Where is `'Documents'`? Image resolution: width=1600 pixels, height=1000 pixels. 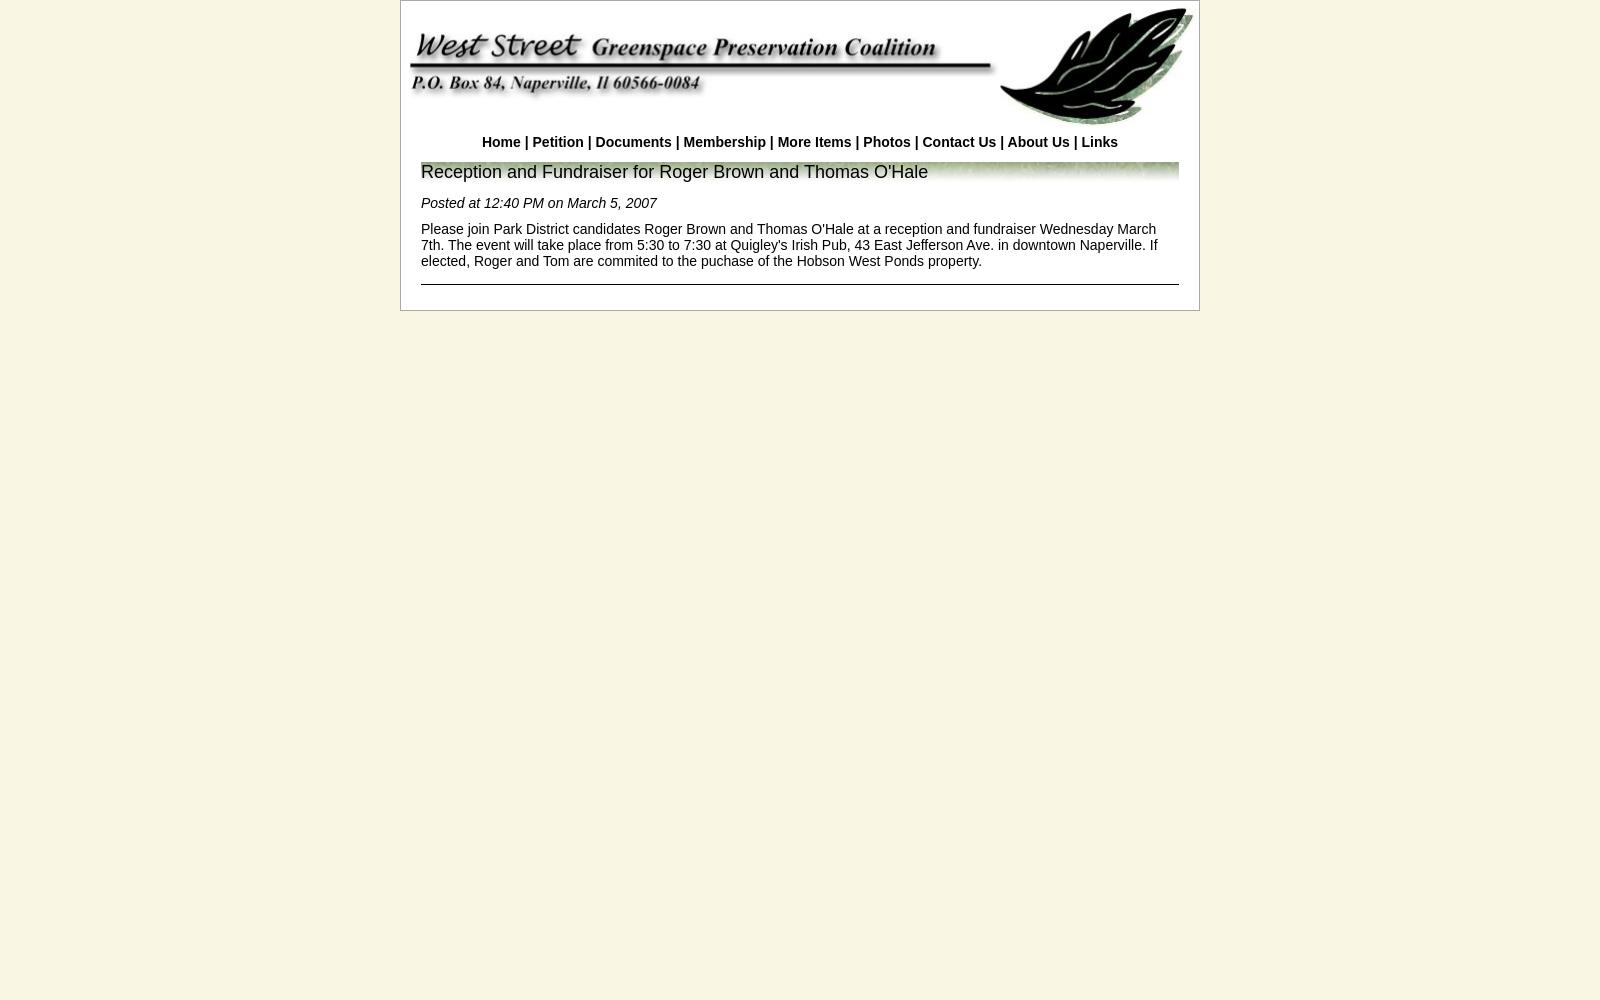 'Documents' is located at coordinates (632, 142).